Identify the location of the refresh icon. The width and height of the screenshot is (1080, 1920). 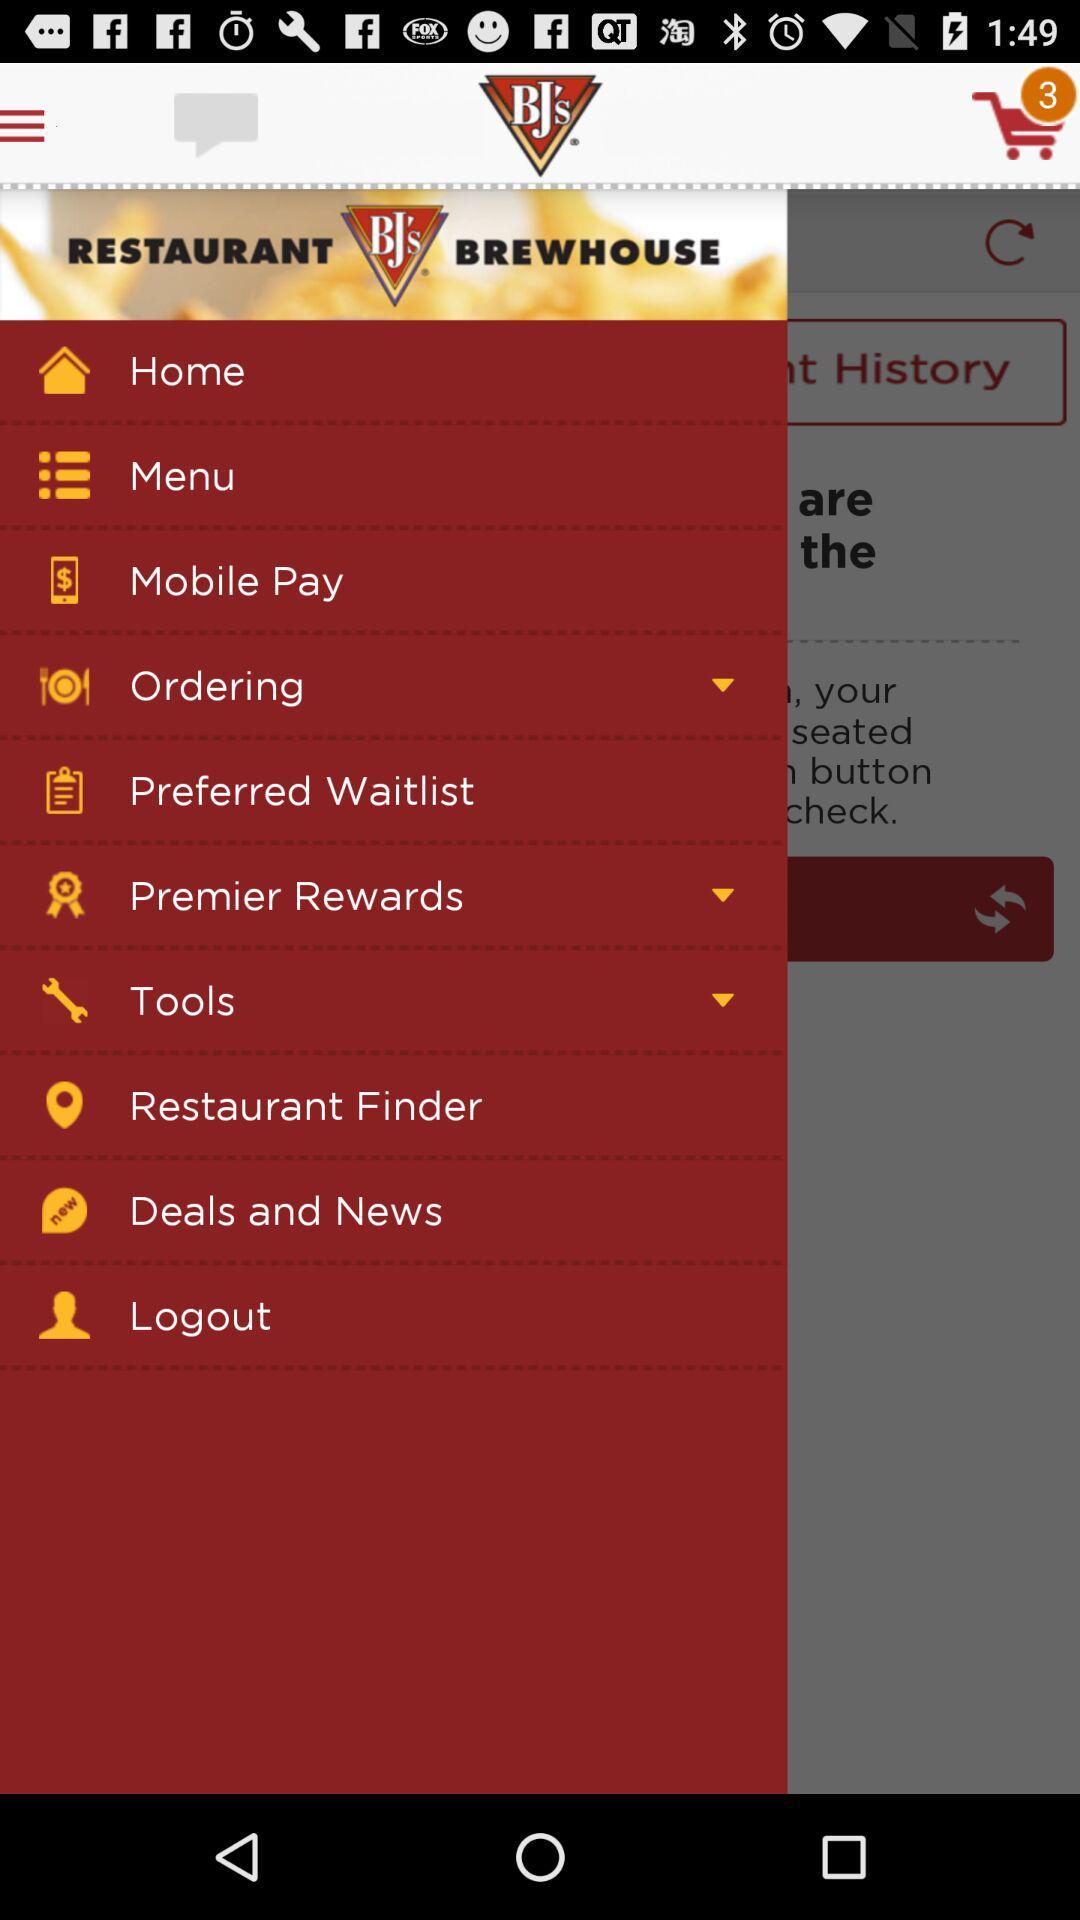
(1009, 259).